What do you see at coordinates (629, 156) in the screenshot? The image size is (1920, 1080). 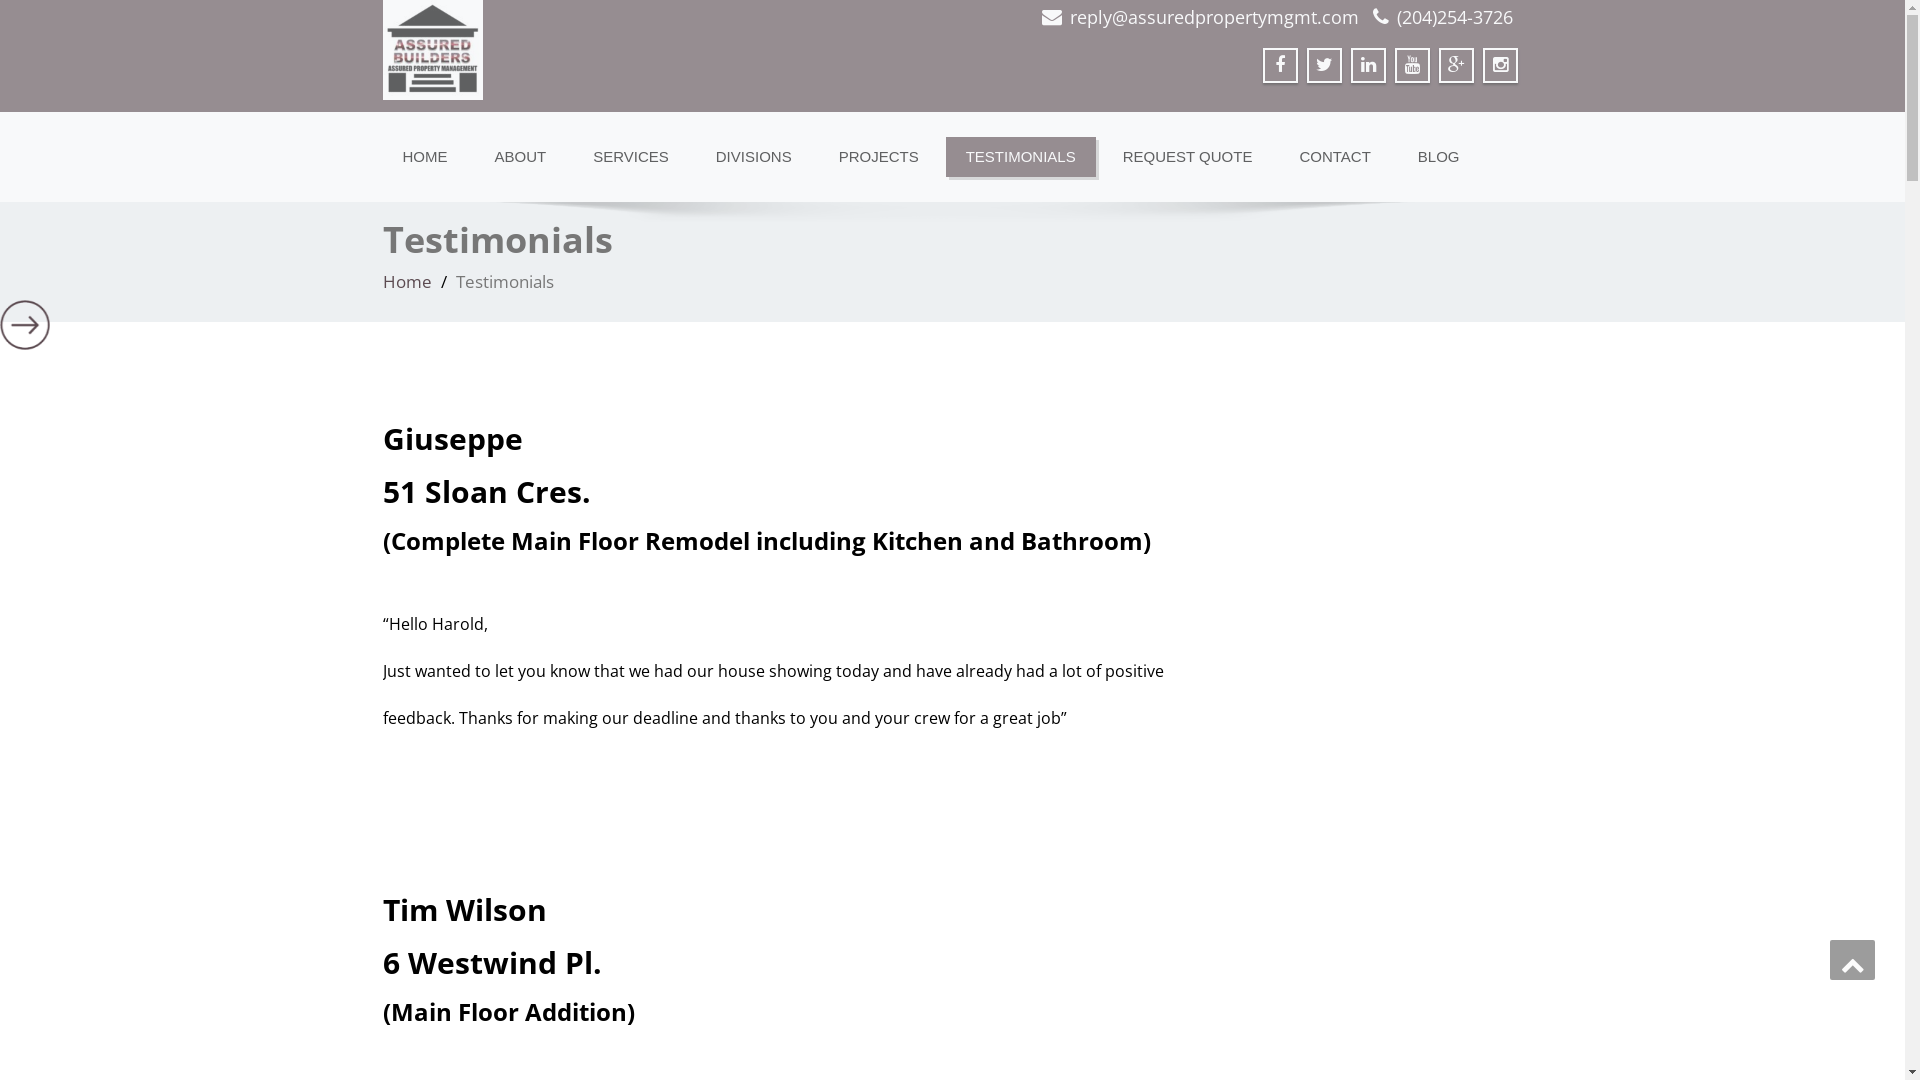 I see `'SERVICES'` at bounding box center [629, 156].